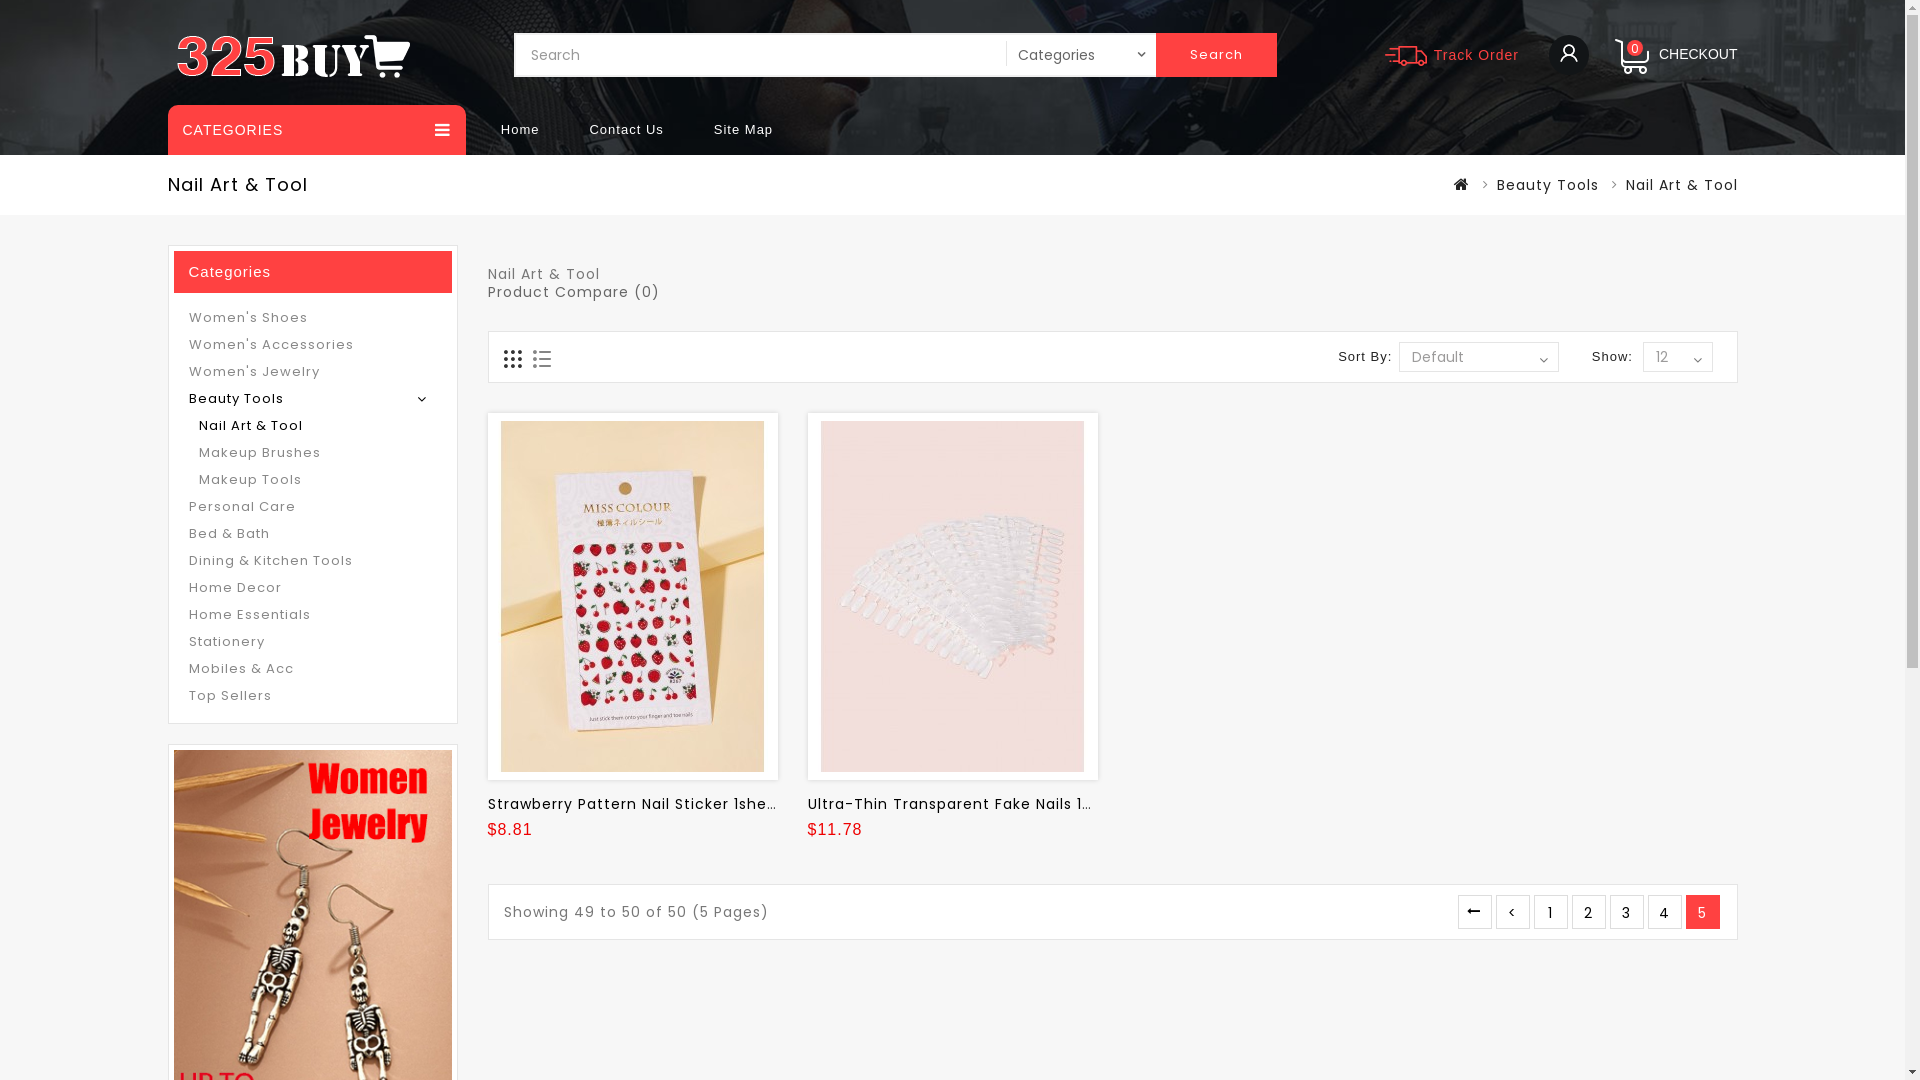 Image resolution: width=1920 pixels, height=1080 pixels. Describe the element at coordinates (311, 667) in the screenshot. I see `'Mobiles & Acc'` at that location.